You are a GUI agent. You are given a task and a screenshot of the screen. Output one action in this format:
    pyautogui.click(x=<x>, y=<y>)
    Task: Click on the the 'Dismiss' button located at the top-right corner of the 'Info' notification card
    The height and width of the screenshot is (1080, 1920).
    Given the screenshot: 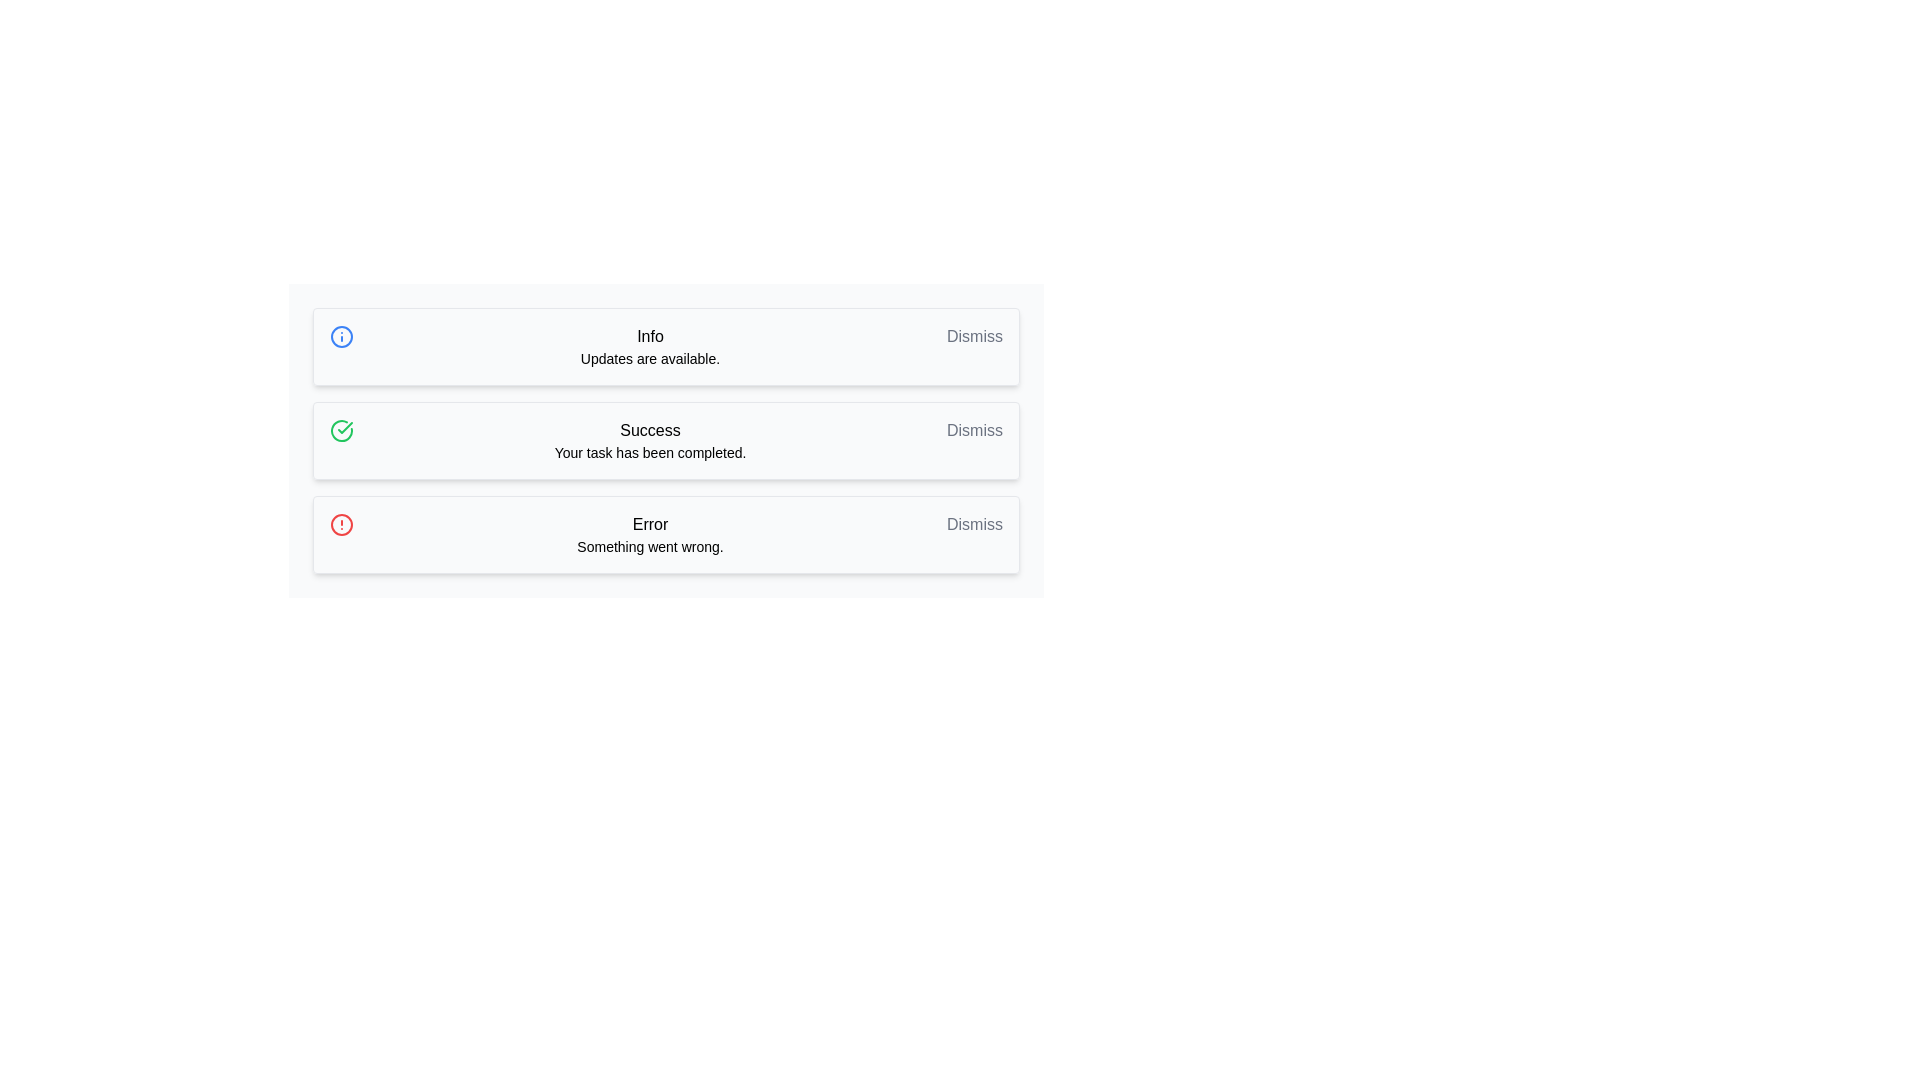 What is the action you would take?
    pyautogui.click(x=974, y=335)
    